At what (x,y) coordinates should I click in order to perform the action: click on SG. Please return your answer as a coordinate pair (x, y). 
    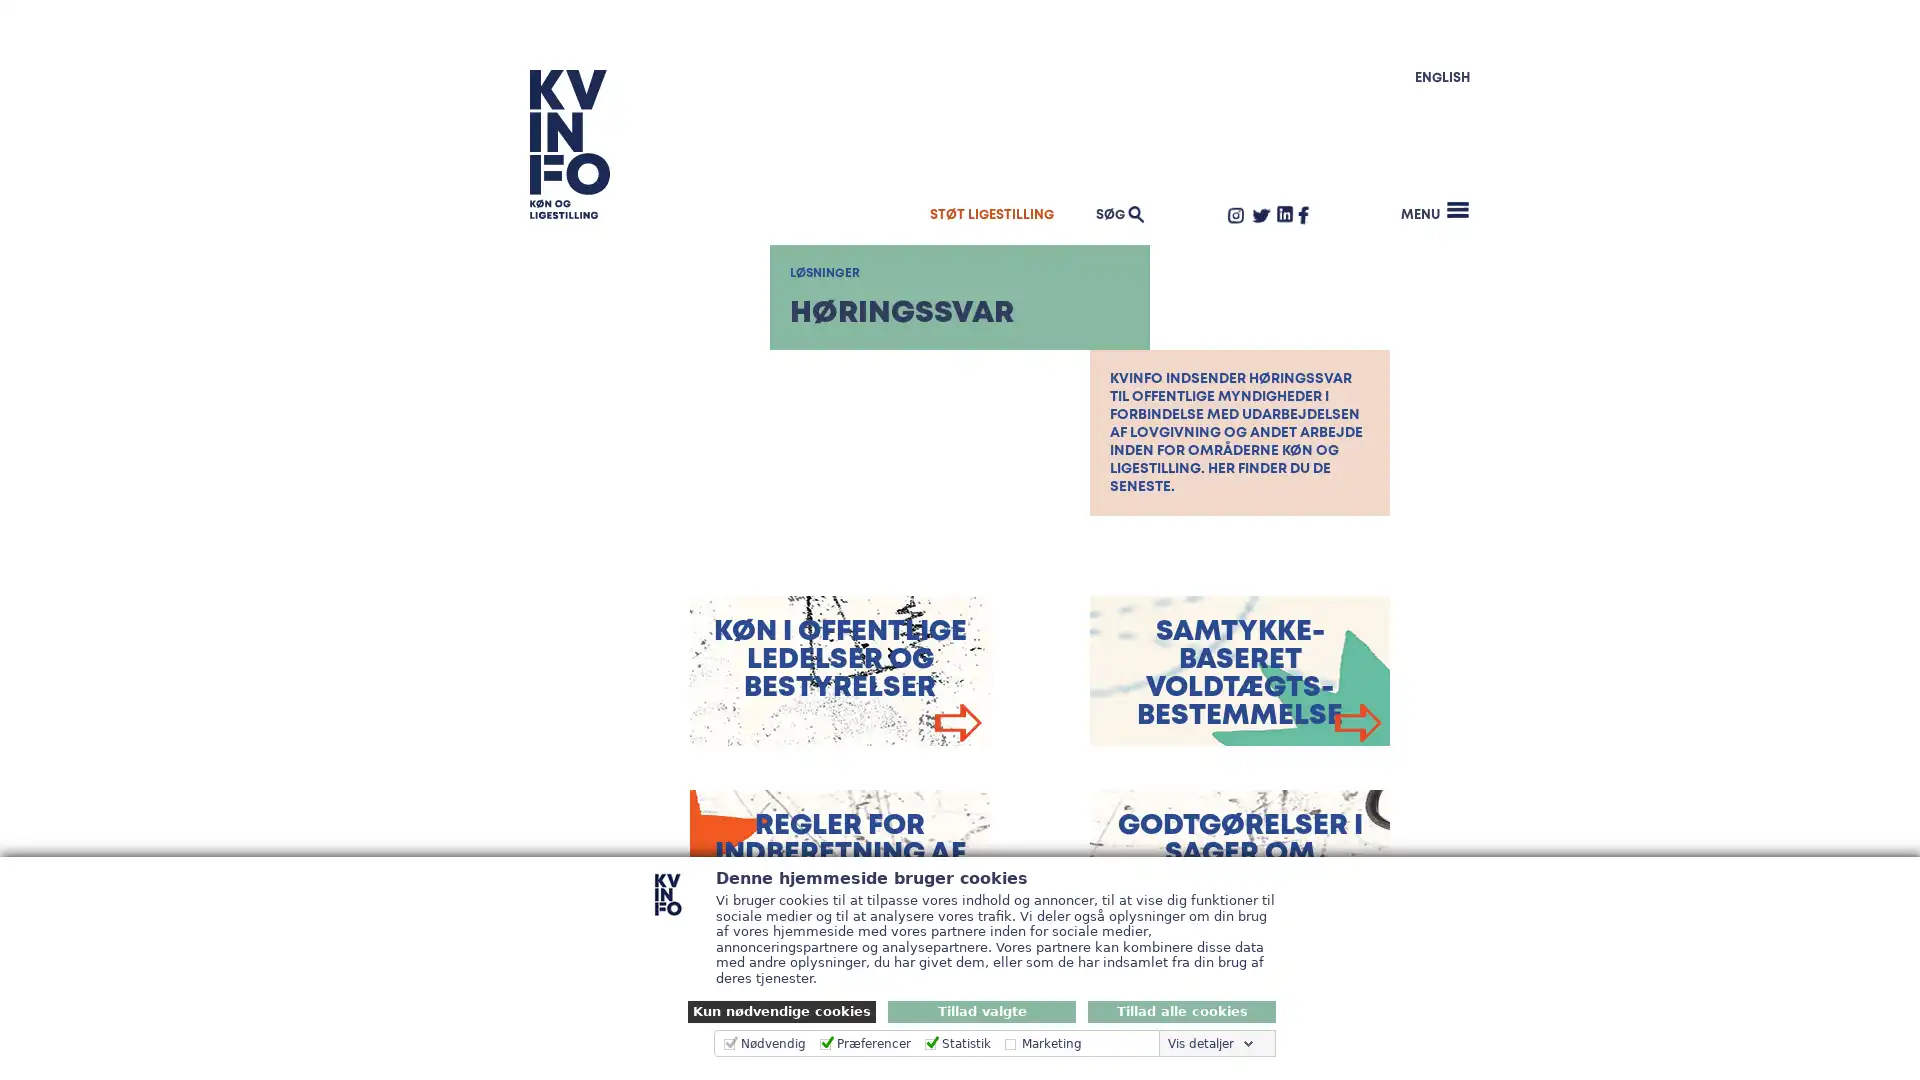
    Looking at the image, I should click on (1116, 213).